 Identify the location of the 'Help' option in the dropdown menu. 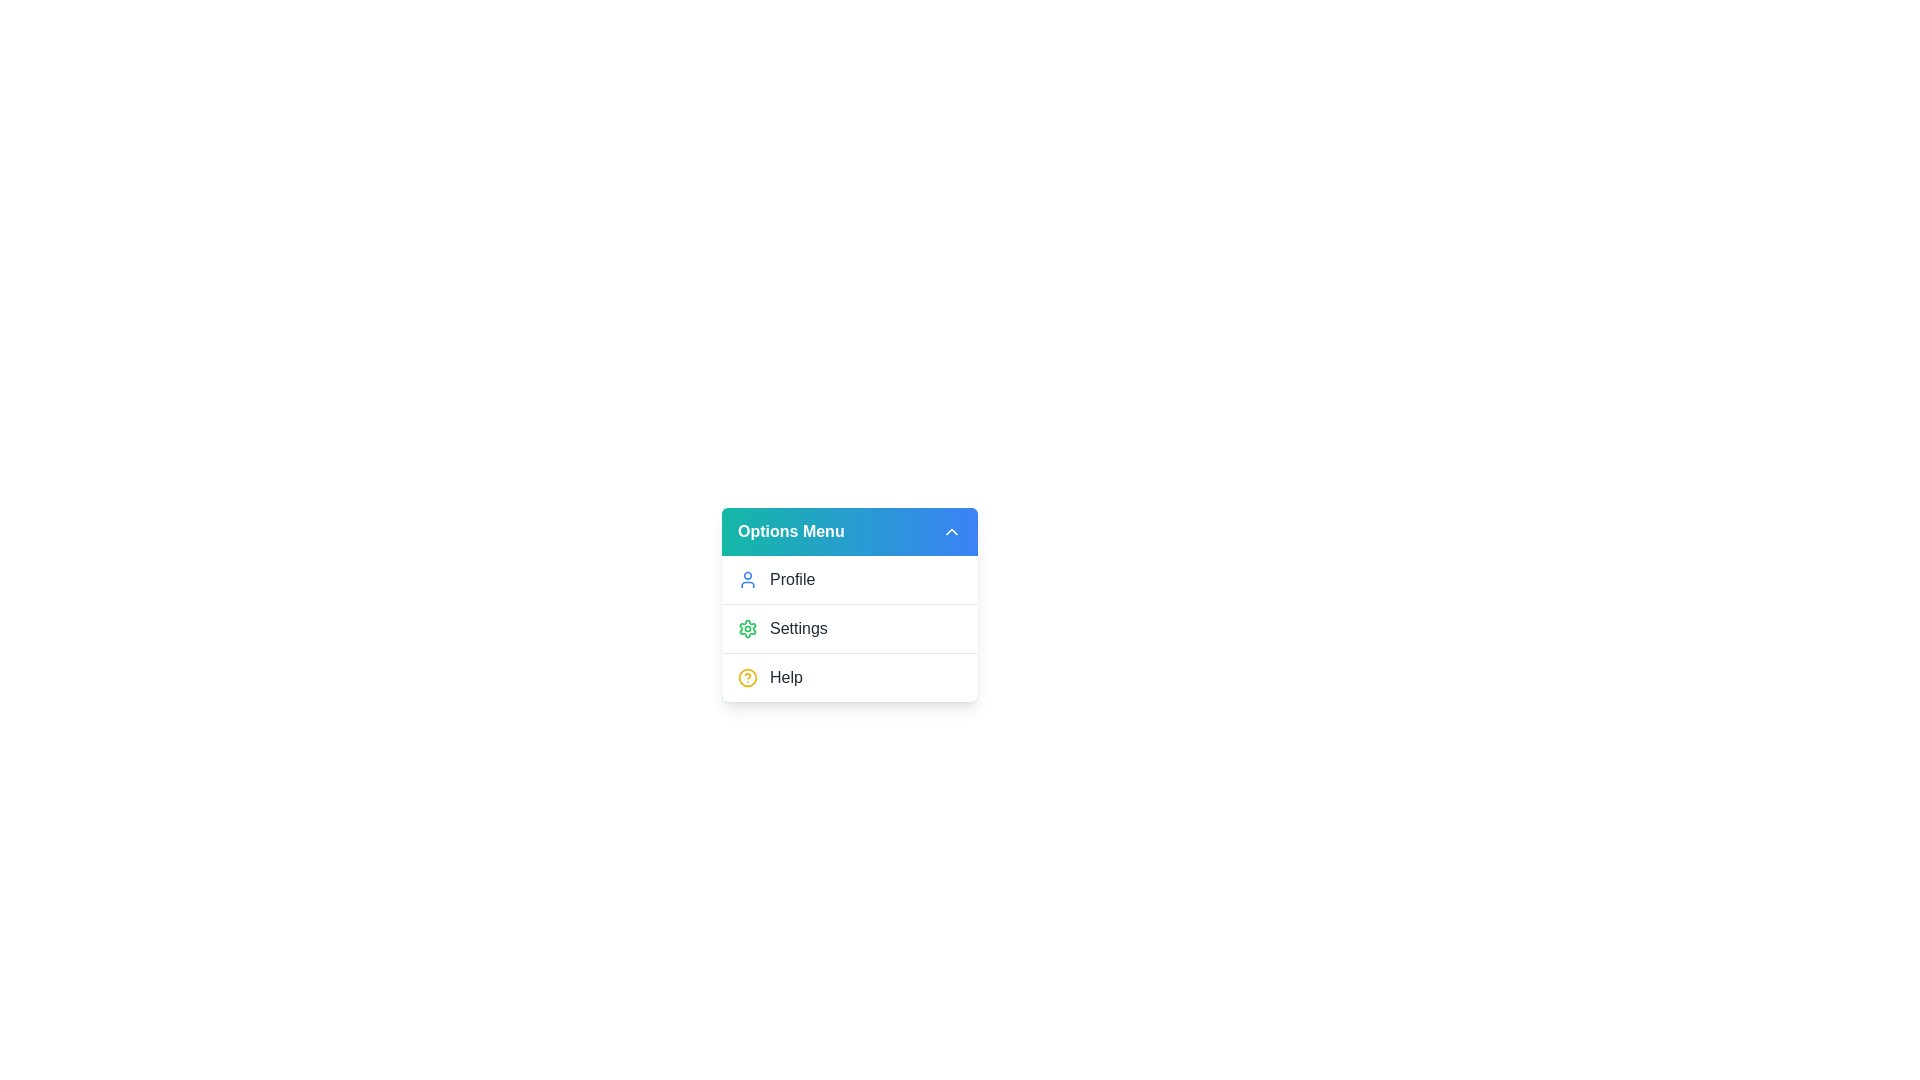
(849, 676).